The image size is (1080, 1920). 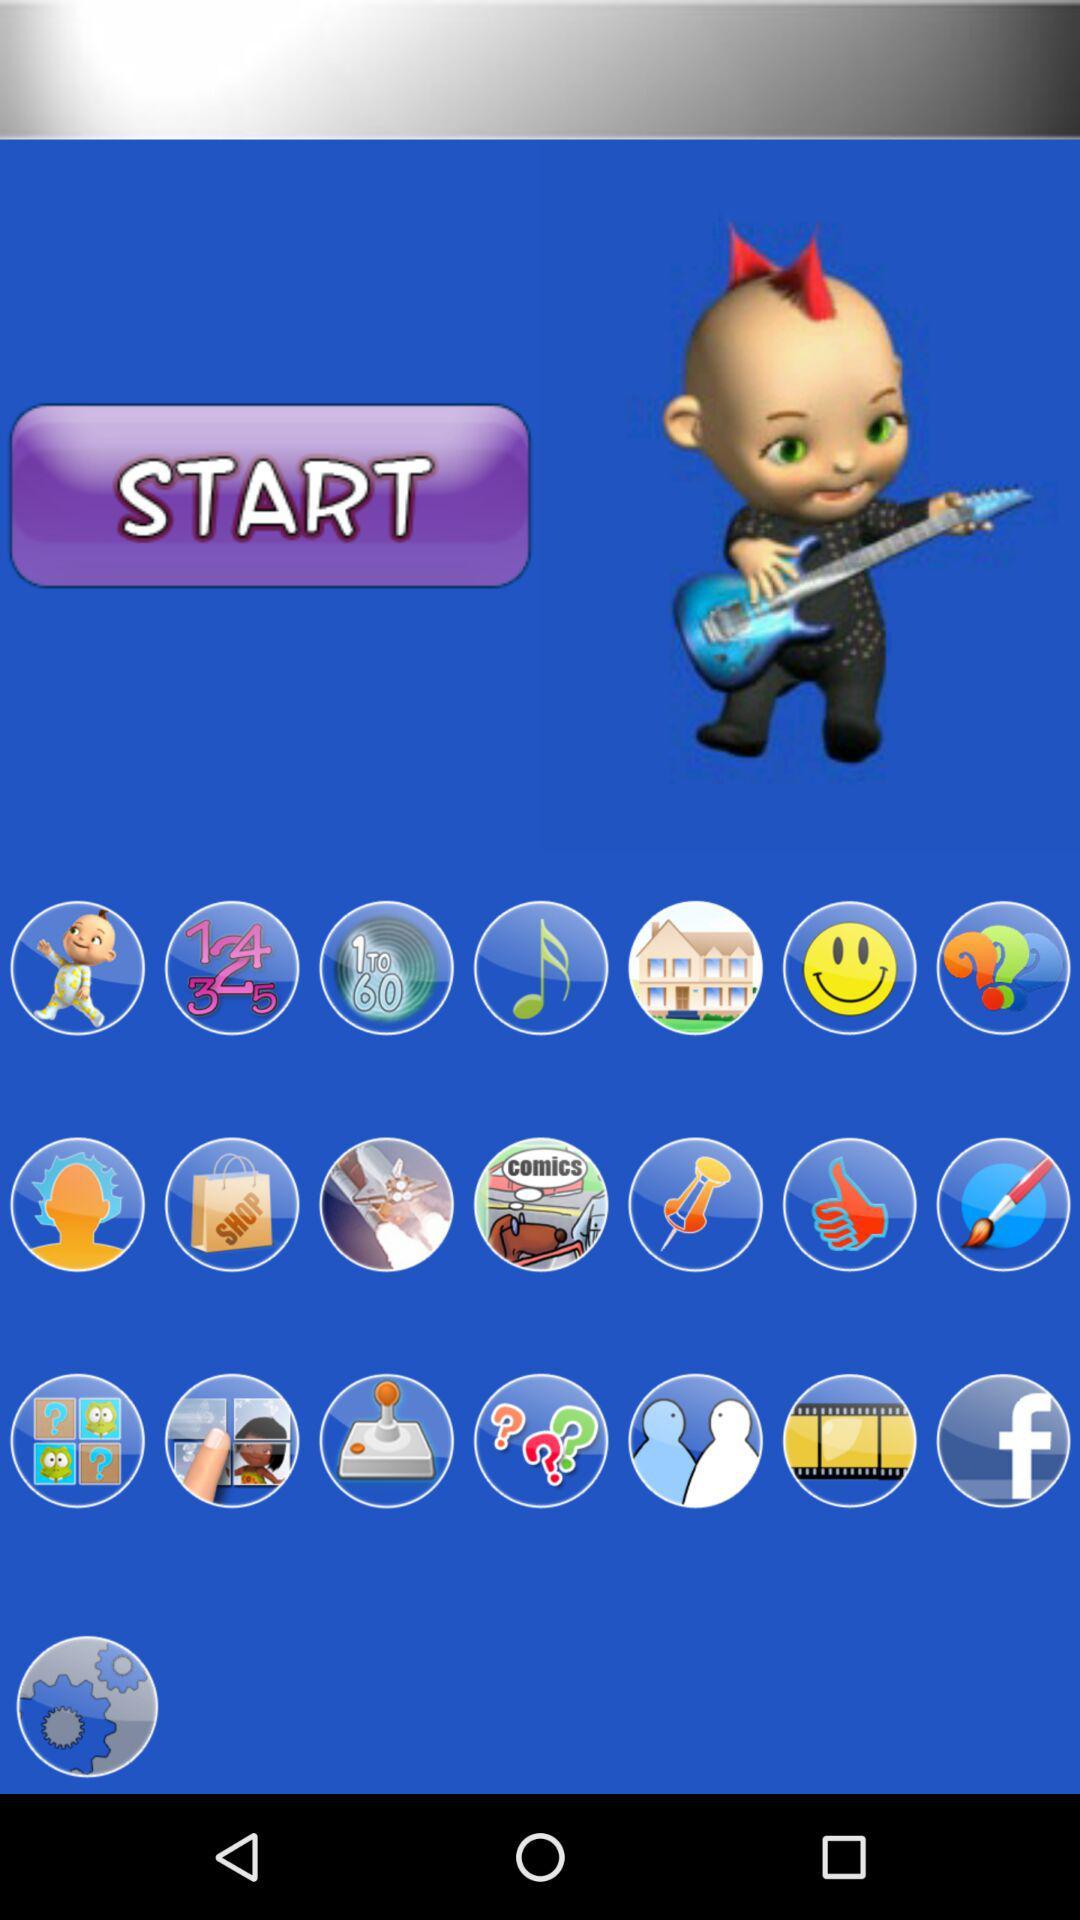 I want to click on question section, so click(x=540, y=1441).